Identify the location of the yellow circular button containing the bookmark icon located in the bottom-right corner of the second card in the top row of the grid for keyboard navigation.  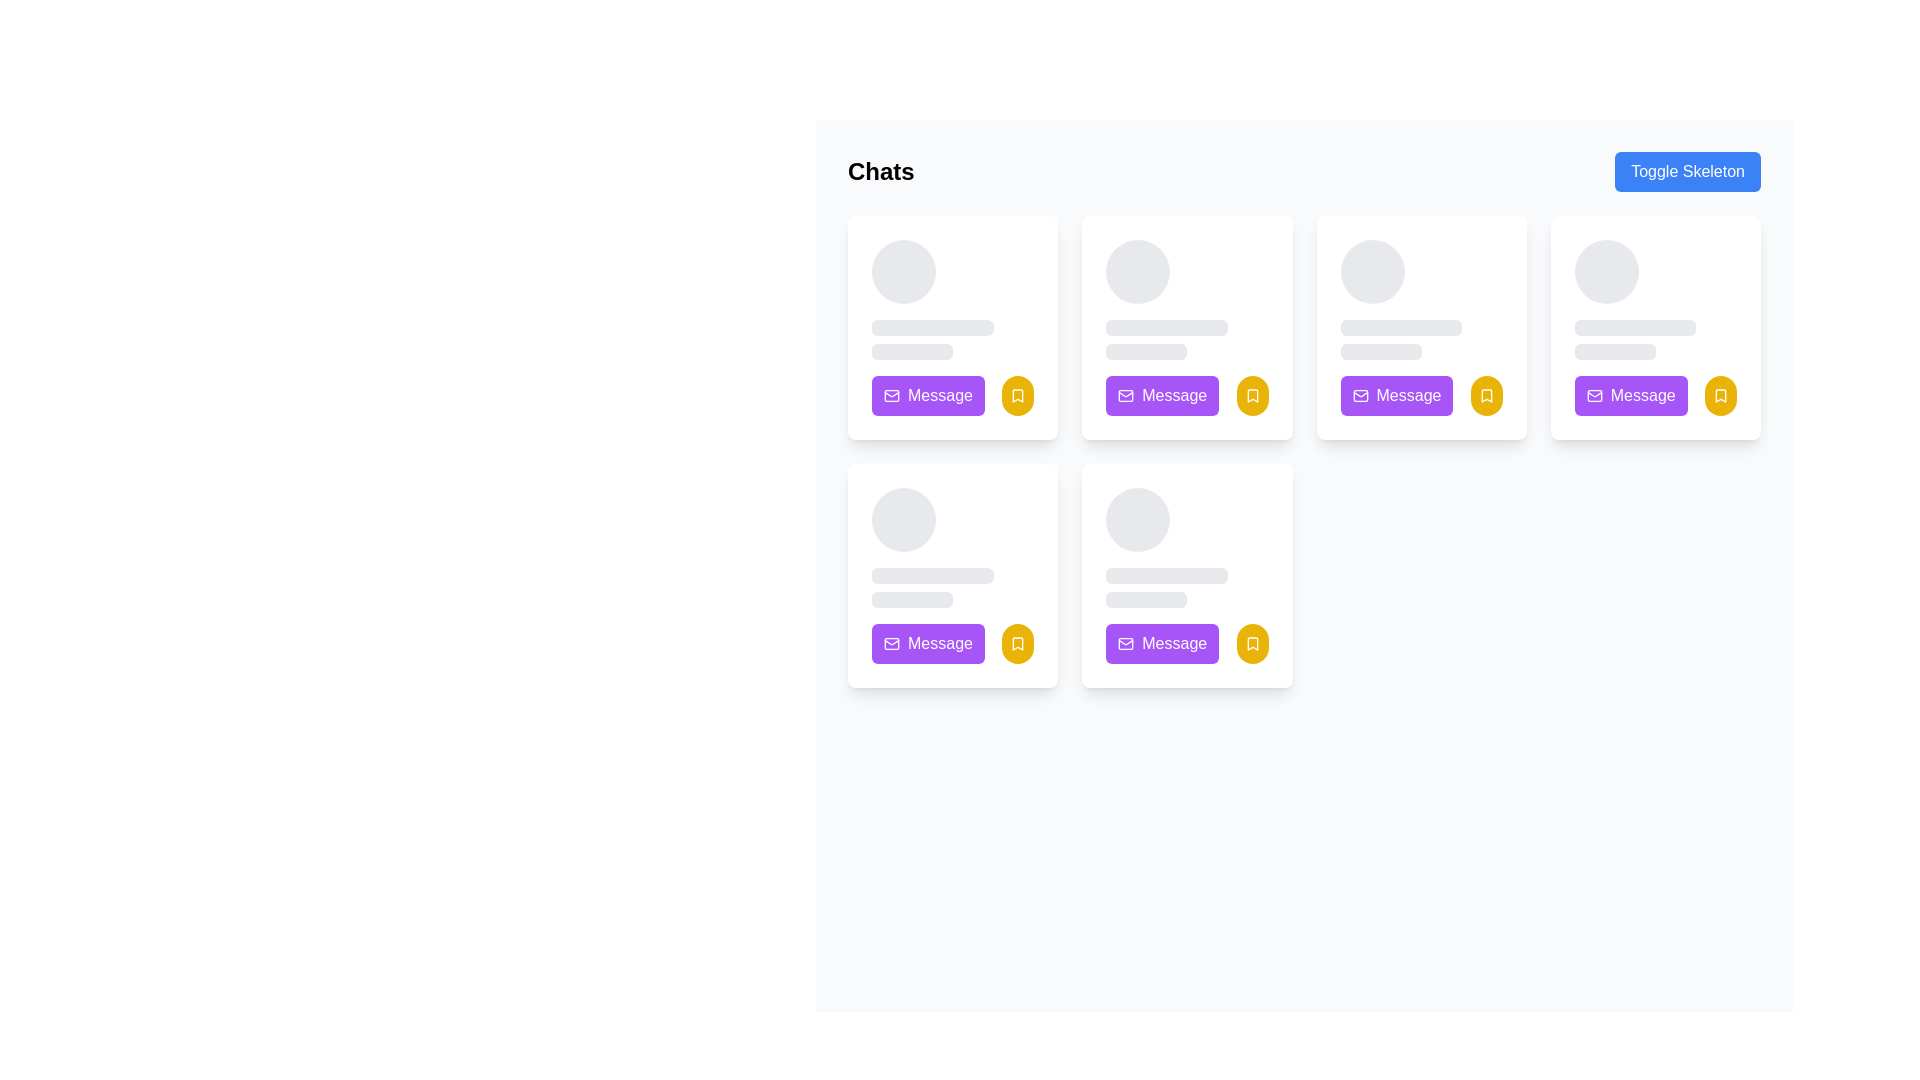
(1251, 396).